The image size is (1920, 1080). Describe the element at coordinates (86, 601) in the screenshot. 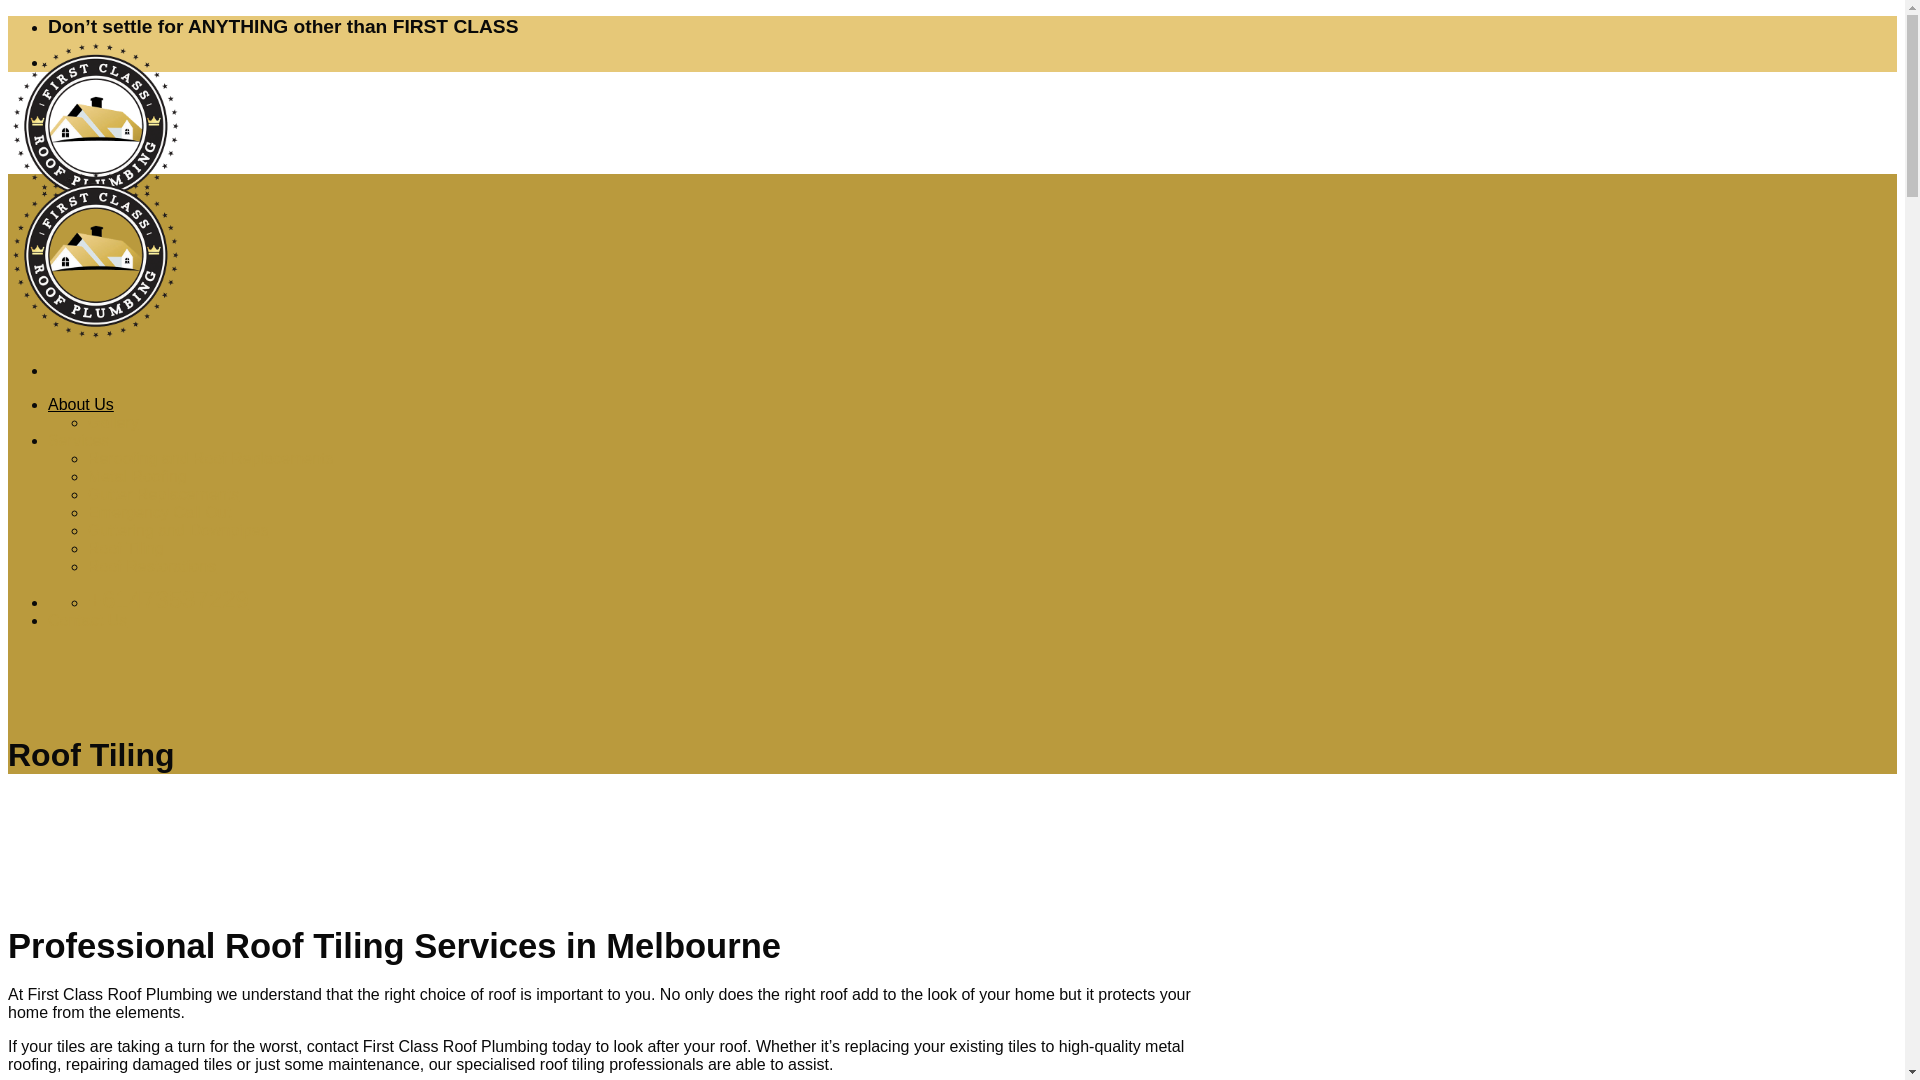

I see `'+61473537229'` at that location.